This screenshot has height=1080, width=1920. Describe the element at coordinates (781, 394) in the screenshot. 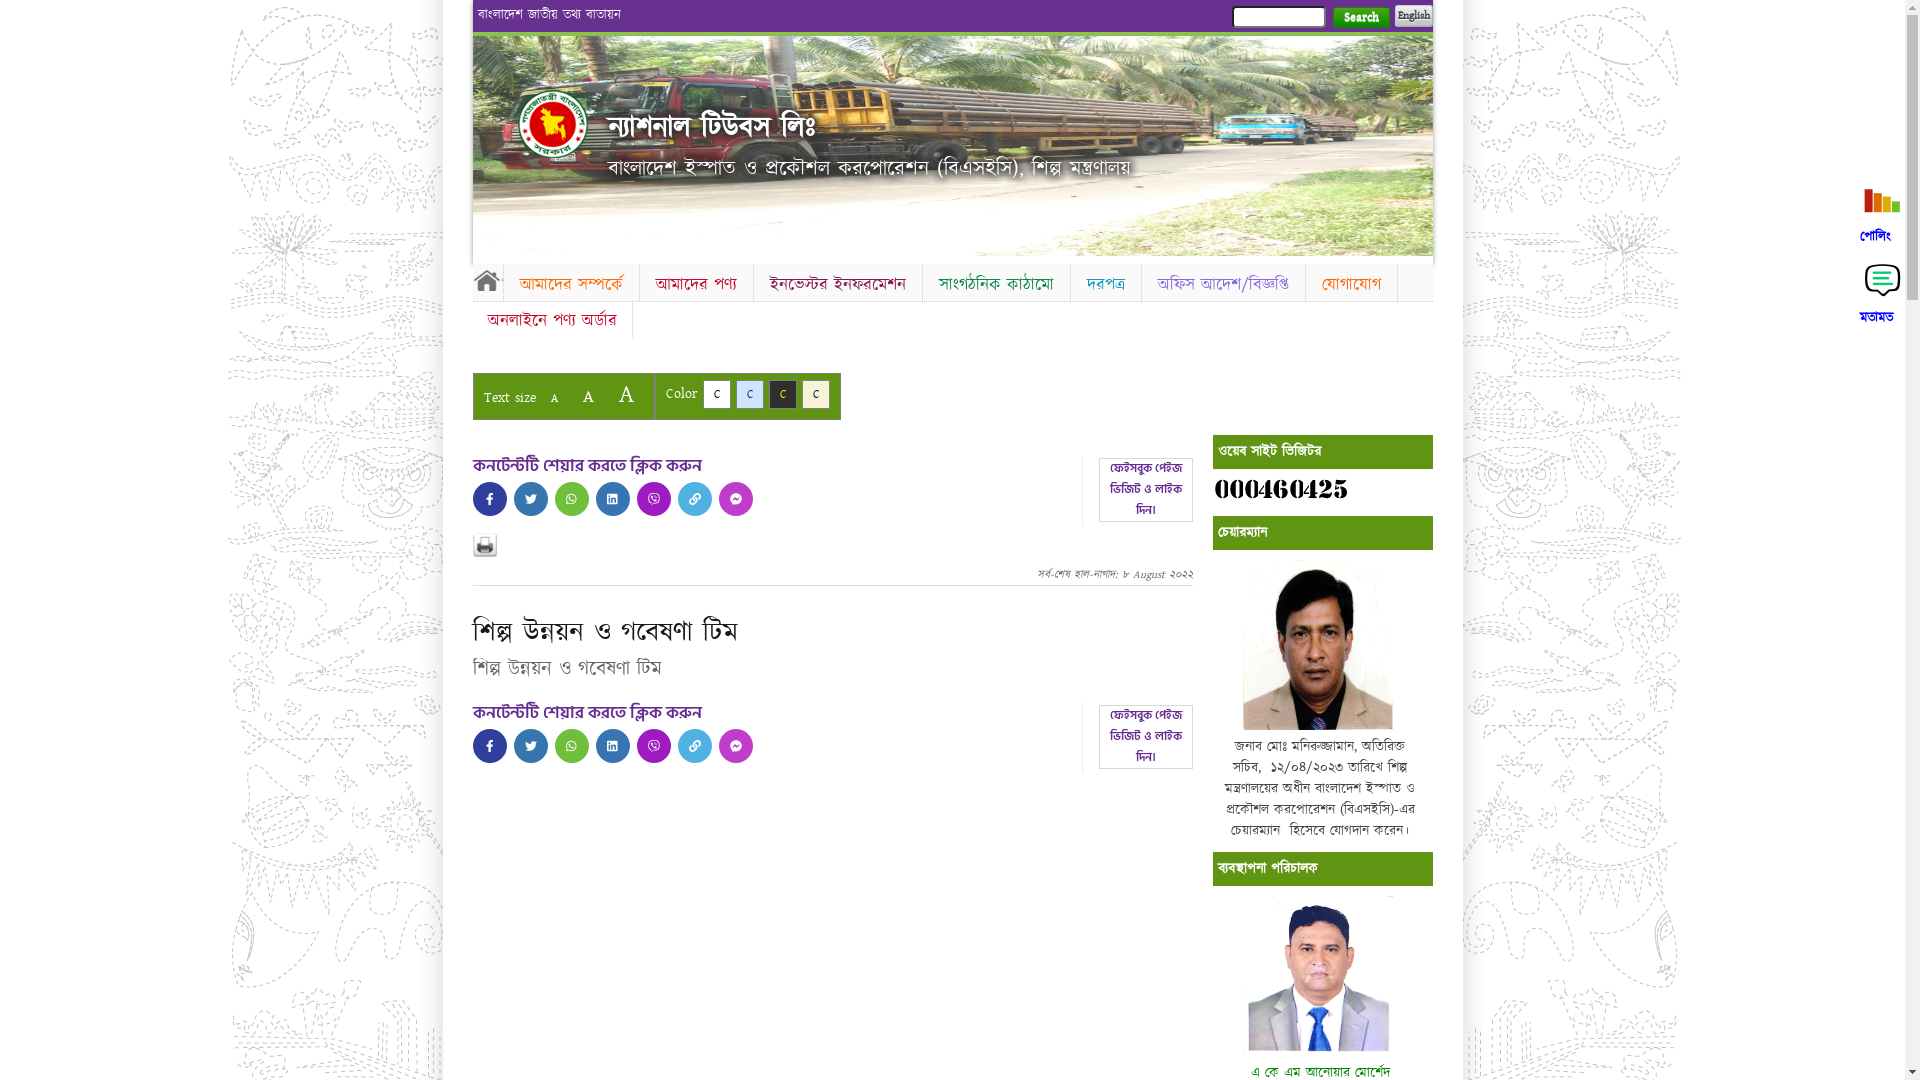

I see `'C'` at that location.